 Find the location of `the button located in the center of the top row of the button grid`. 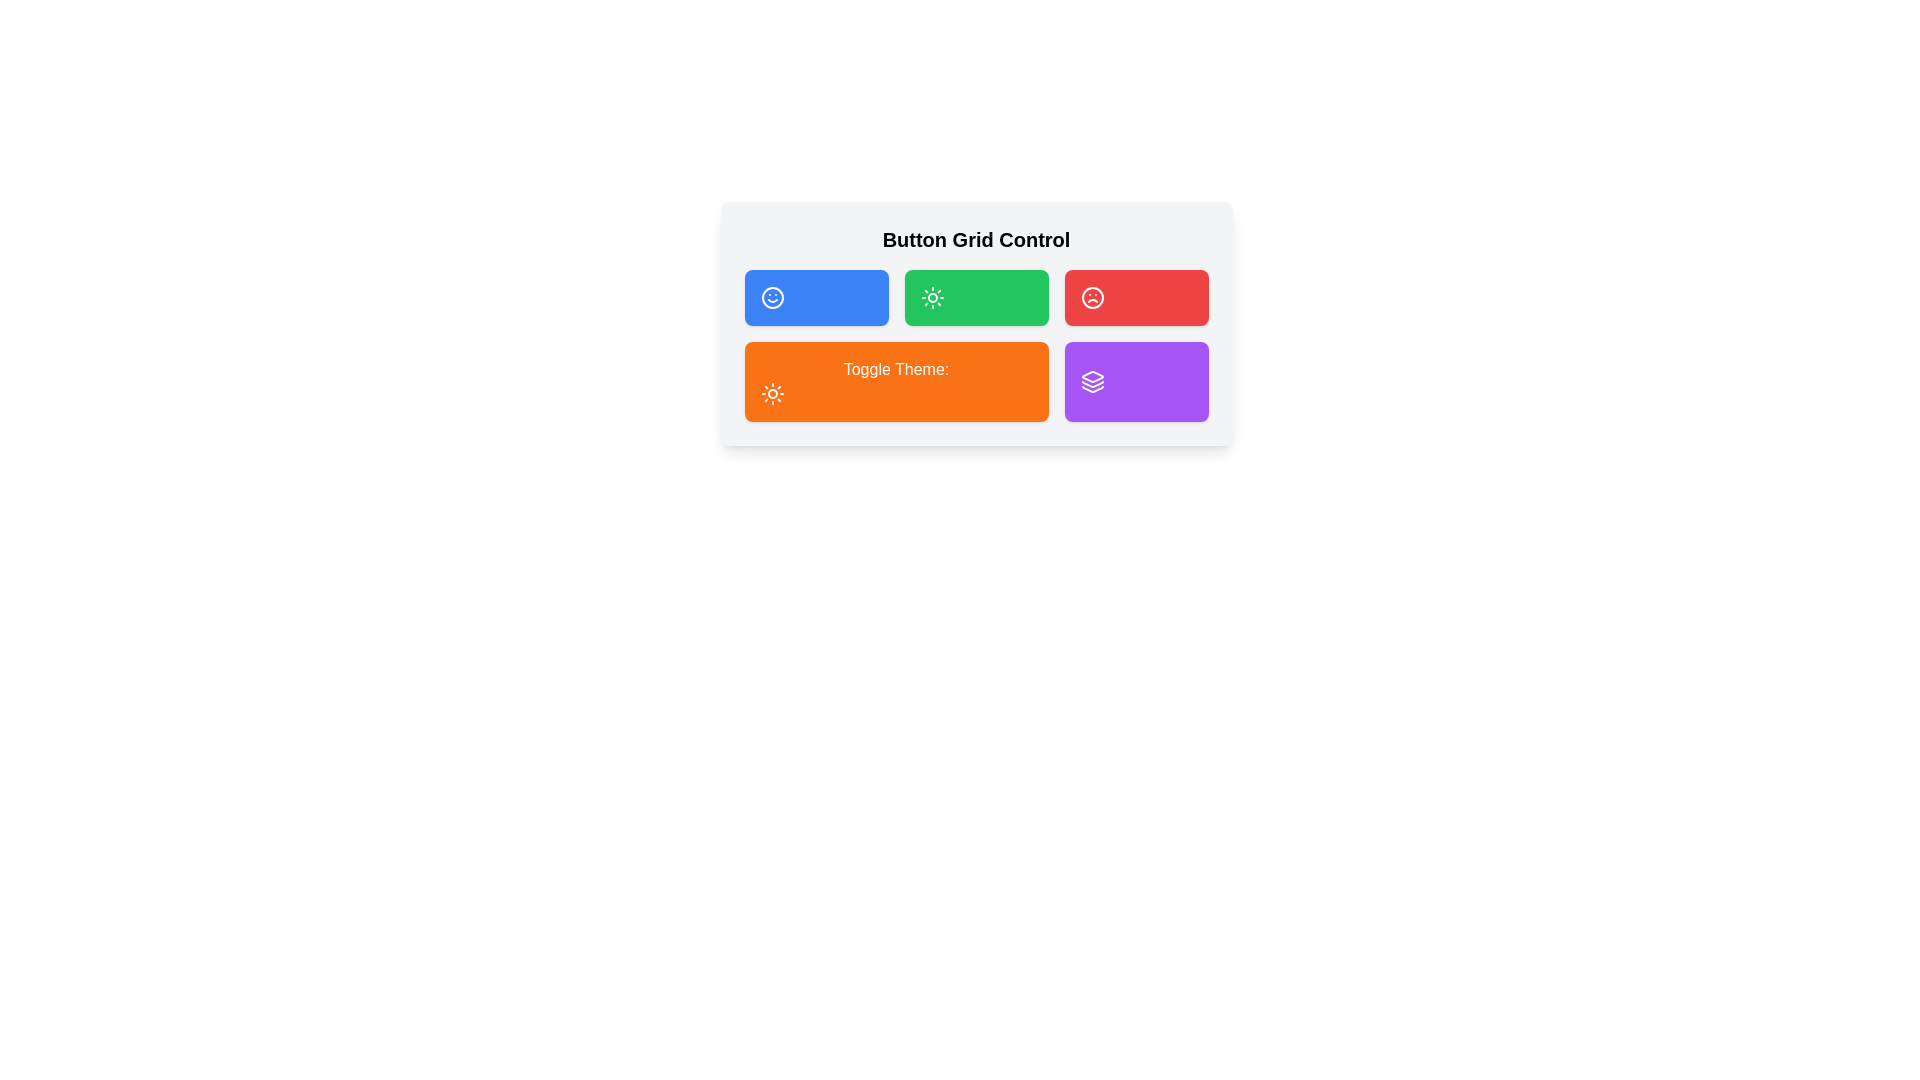

the button located in the center of the top row of the button grid is located at coordinates (976, 323).